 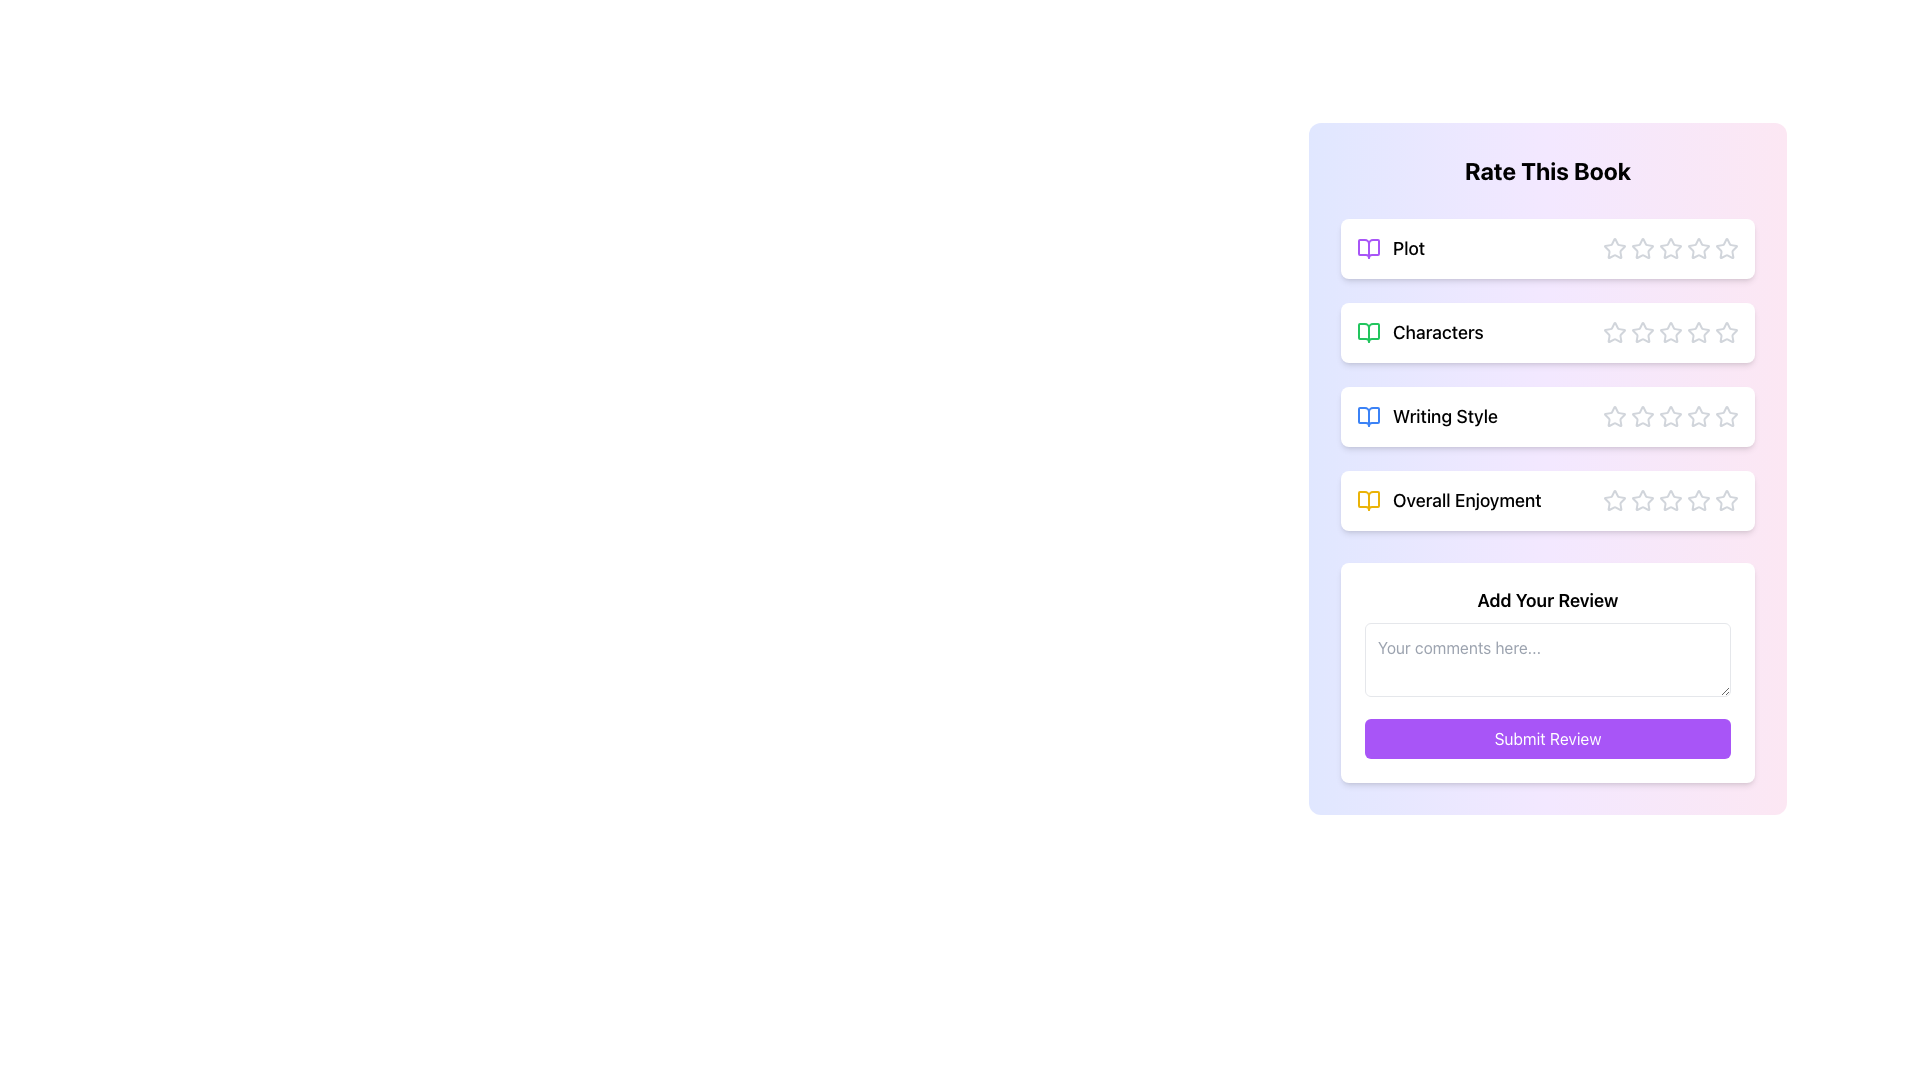 What do you see at coordinates (1642, 415) in the screenshot?
I see `the second star icon` at bounding box center [1642, 415].